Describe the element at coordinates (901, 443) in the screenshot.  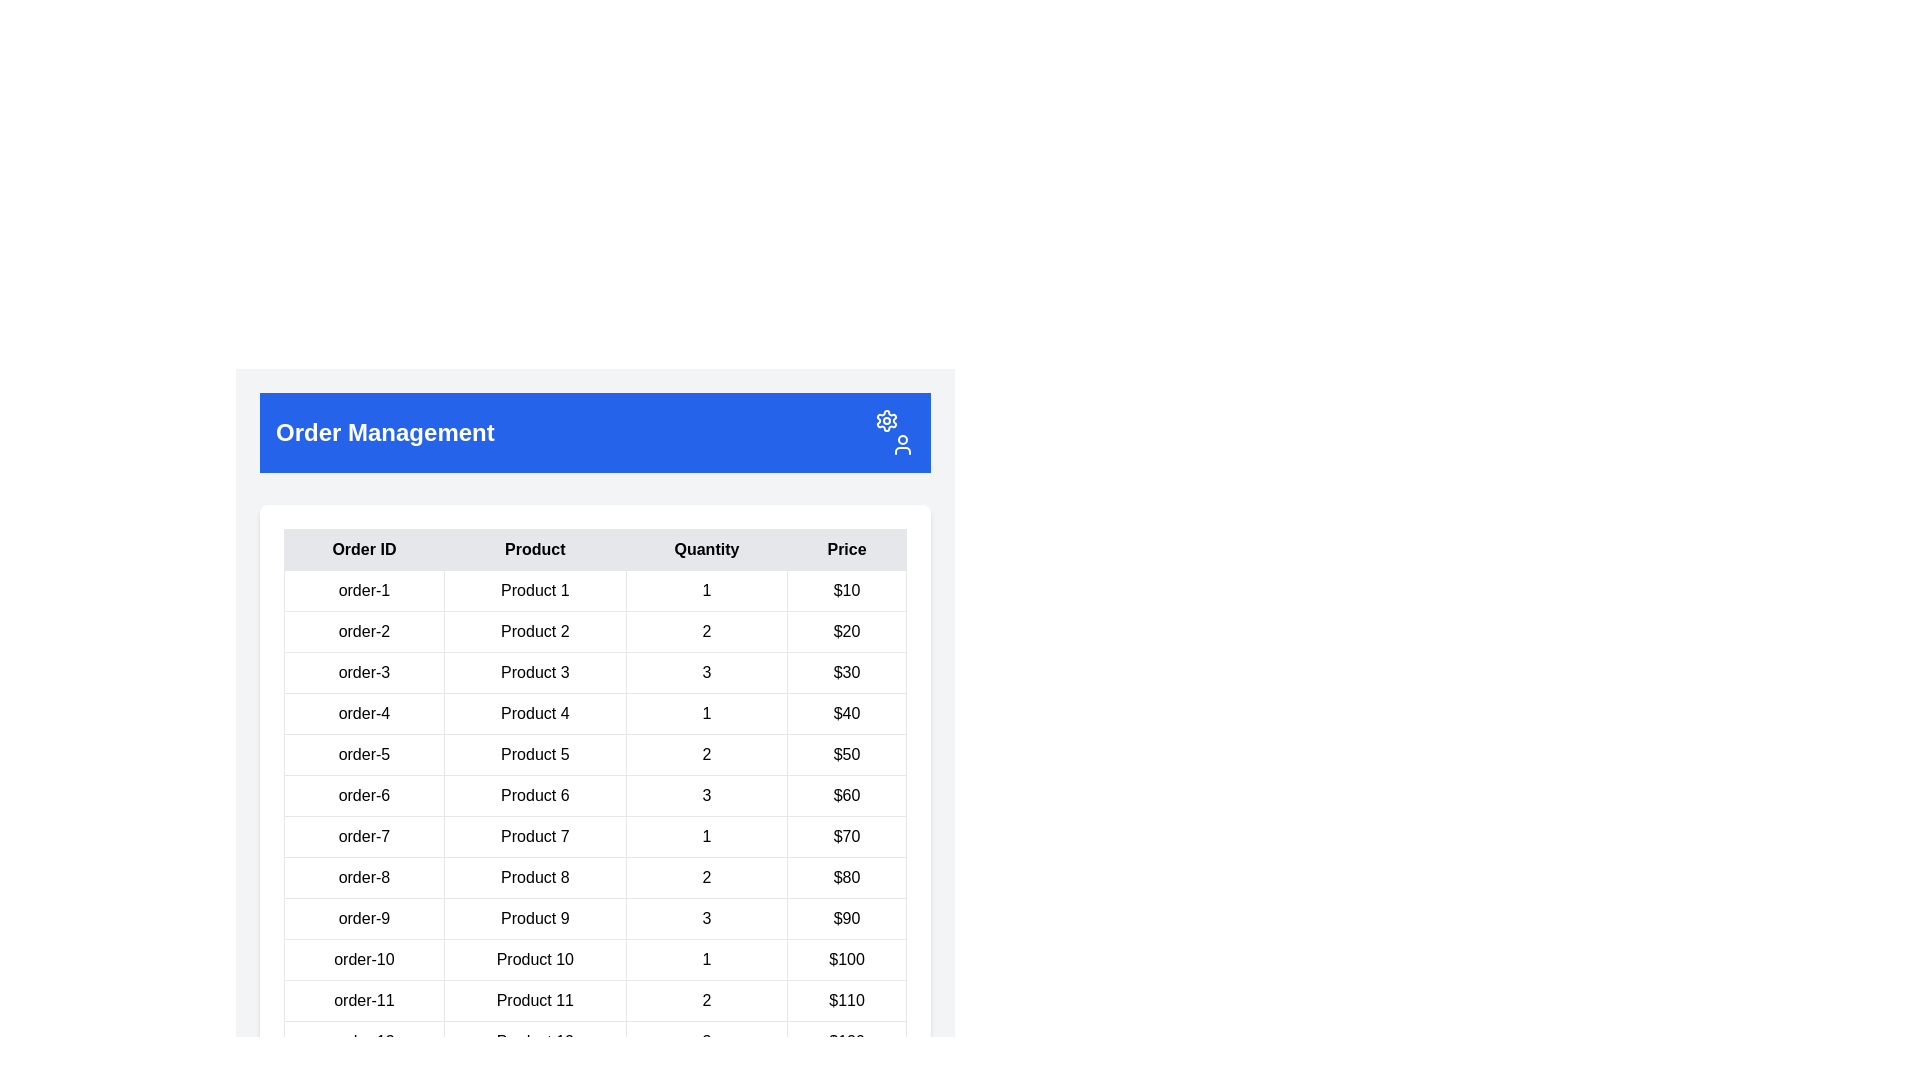
I see `the user-related actions icon located at the top-right corner of the blue header section` at that location.